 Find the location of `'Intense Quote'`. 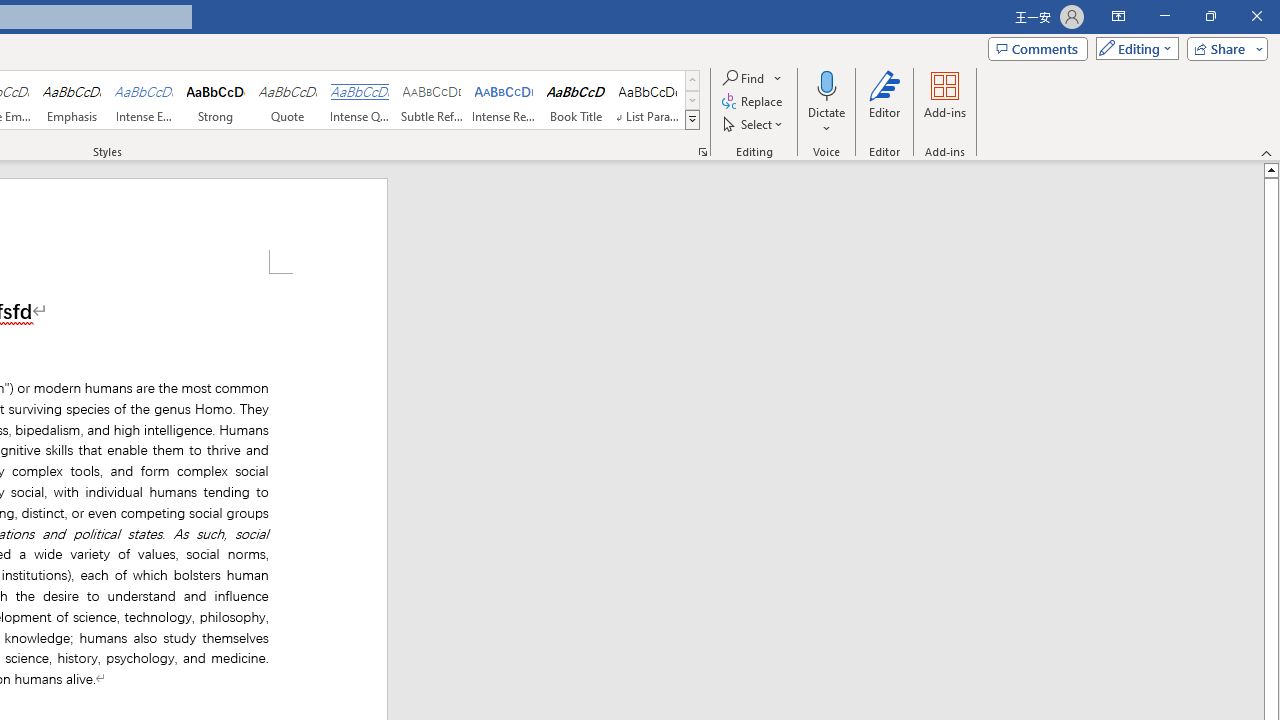

'Intense Quote' is located at coordinates (359, 100).